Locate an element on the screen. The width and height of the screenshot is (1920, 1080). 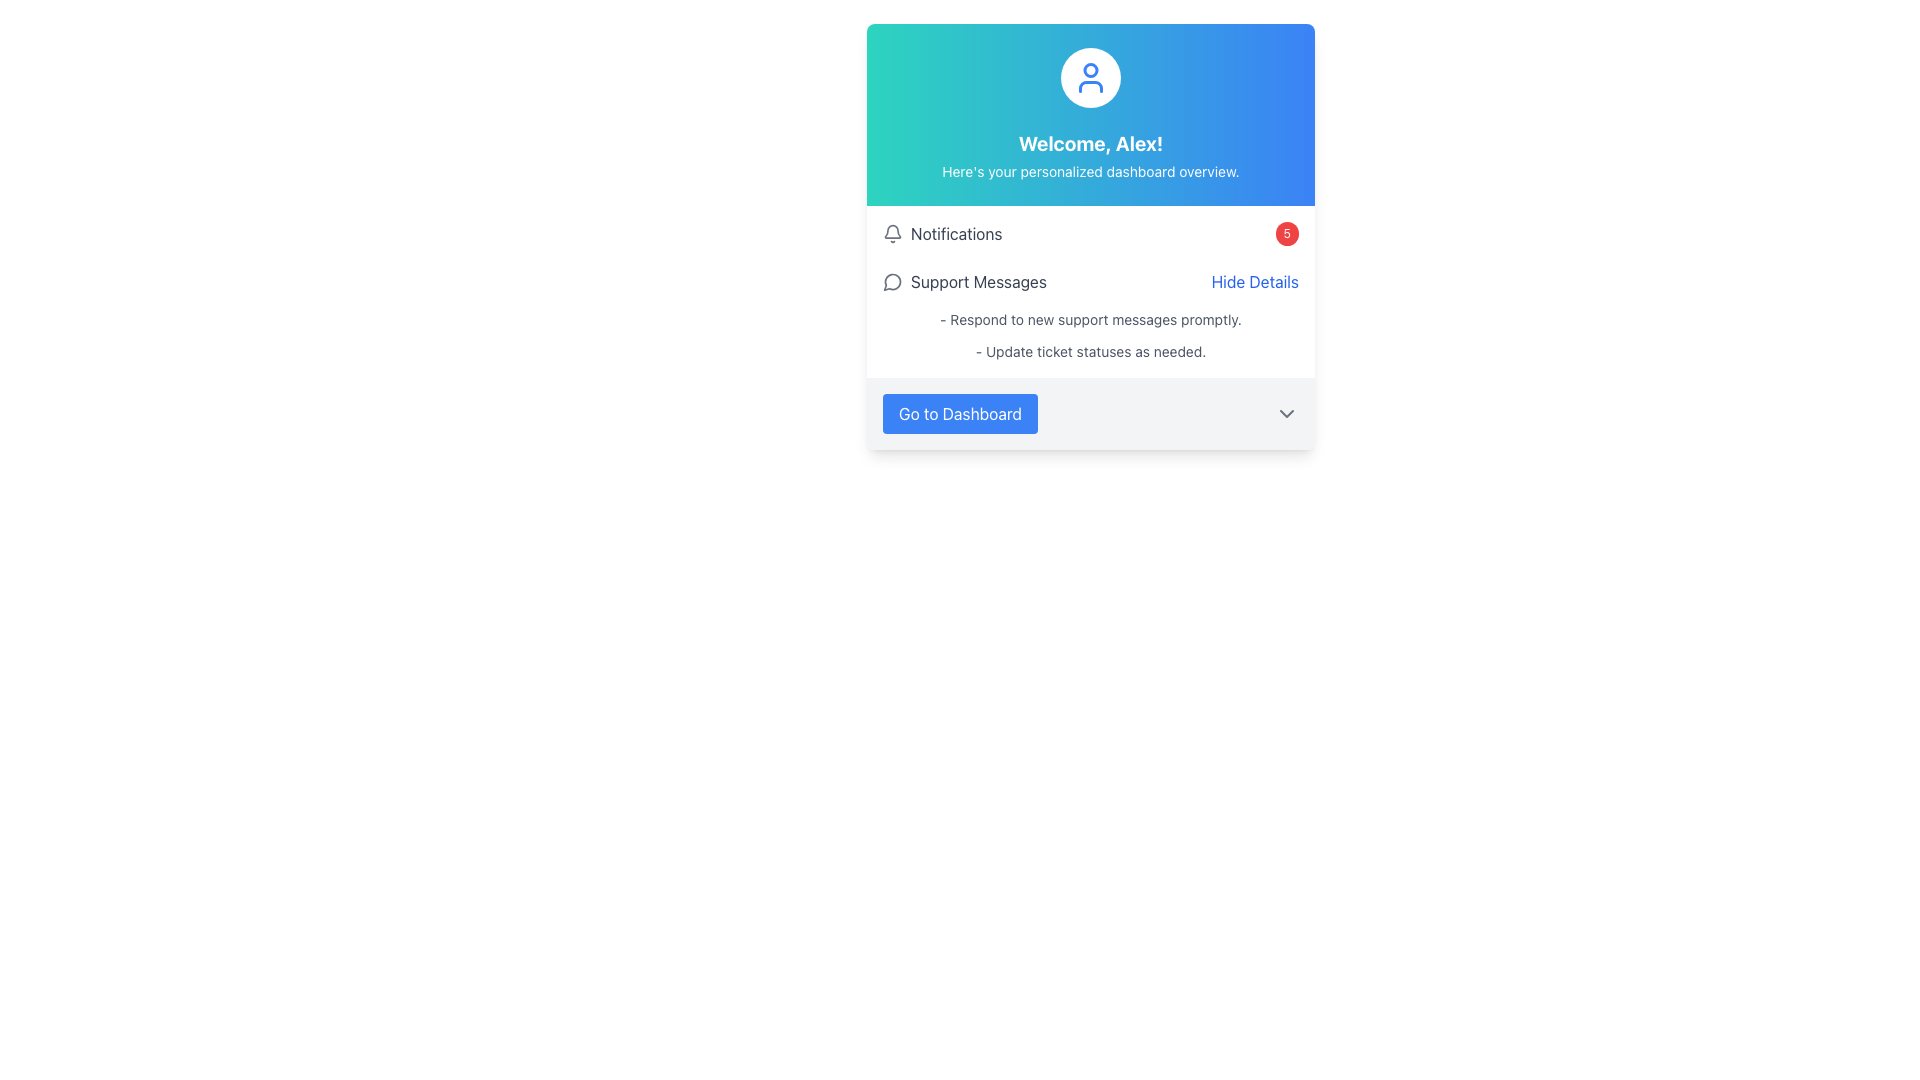
the Interactive Text Link located at the center-right of the 'Support Messages' section is located at coordinates (1254, 281).